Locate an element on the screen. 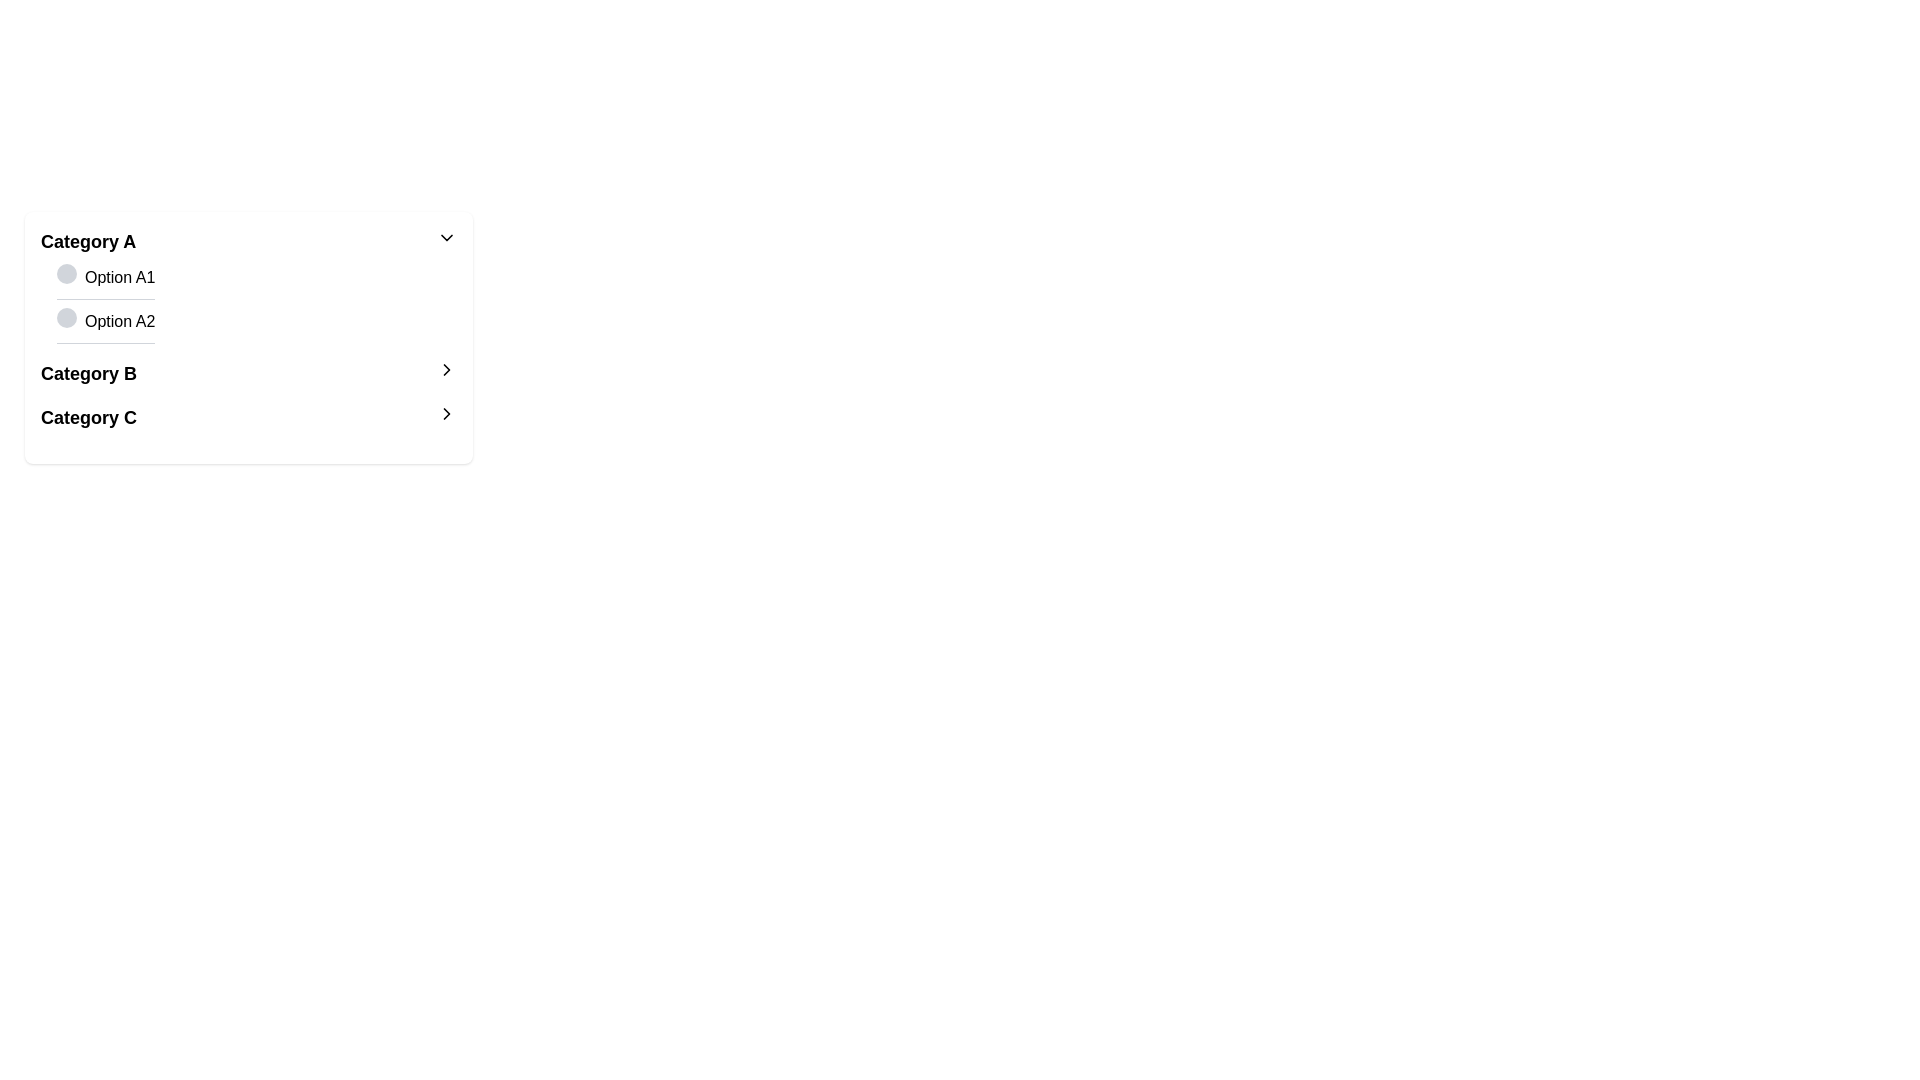 Image resolution: width=1920 pixels, height=1080 pixels. the 'Option A1' selectable item, which is the topmost option in the 'Category A' section of the menu is located at coordinates (105, 281).